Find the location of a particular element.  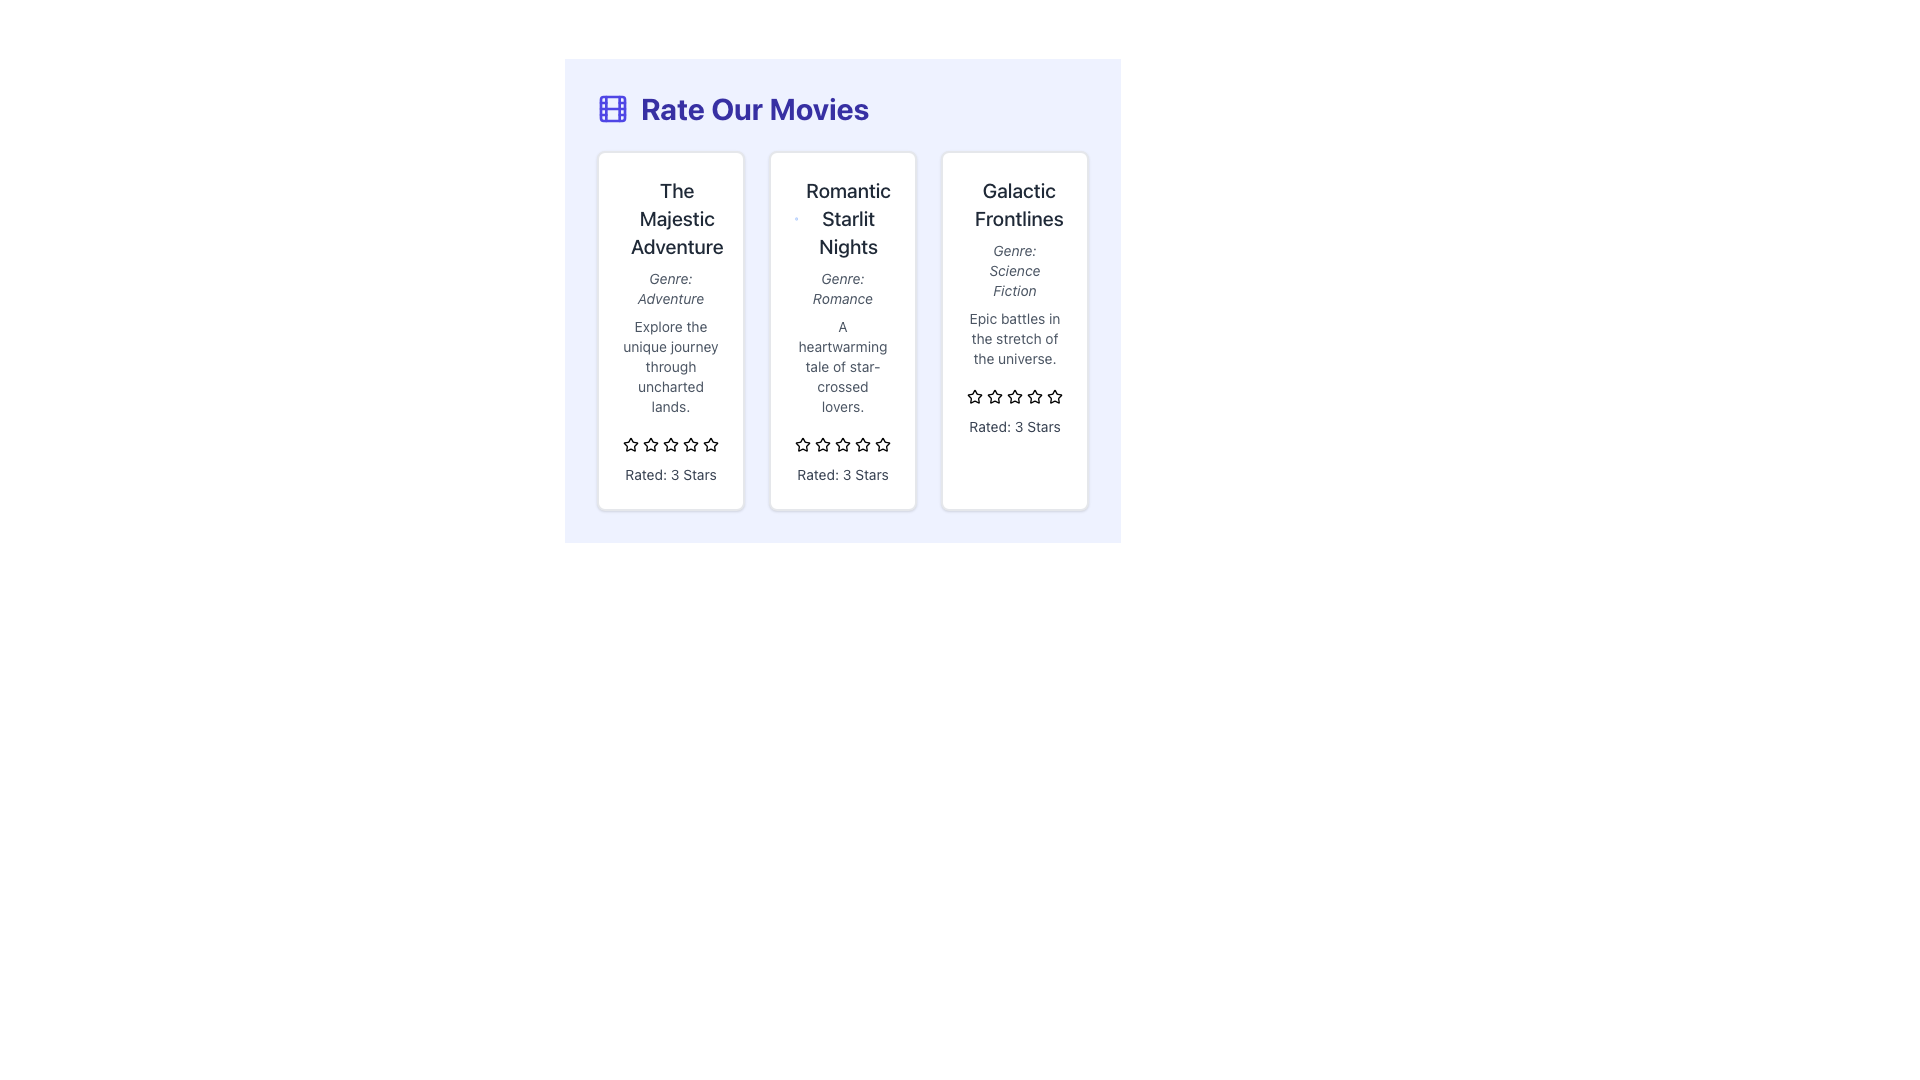

the fifth star in the rating system under the title 'Galactic Frontlines' is located at coordinates (1054, 396).